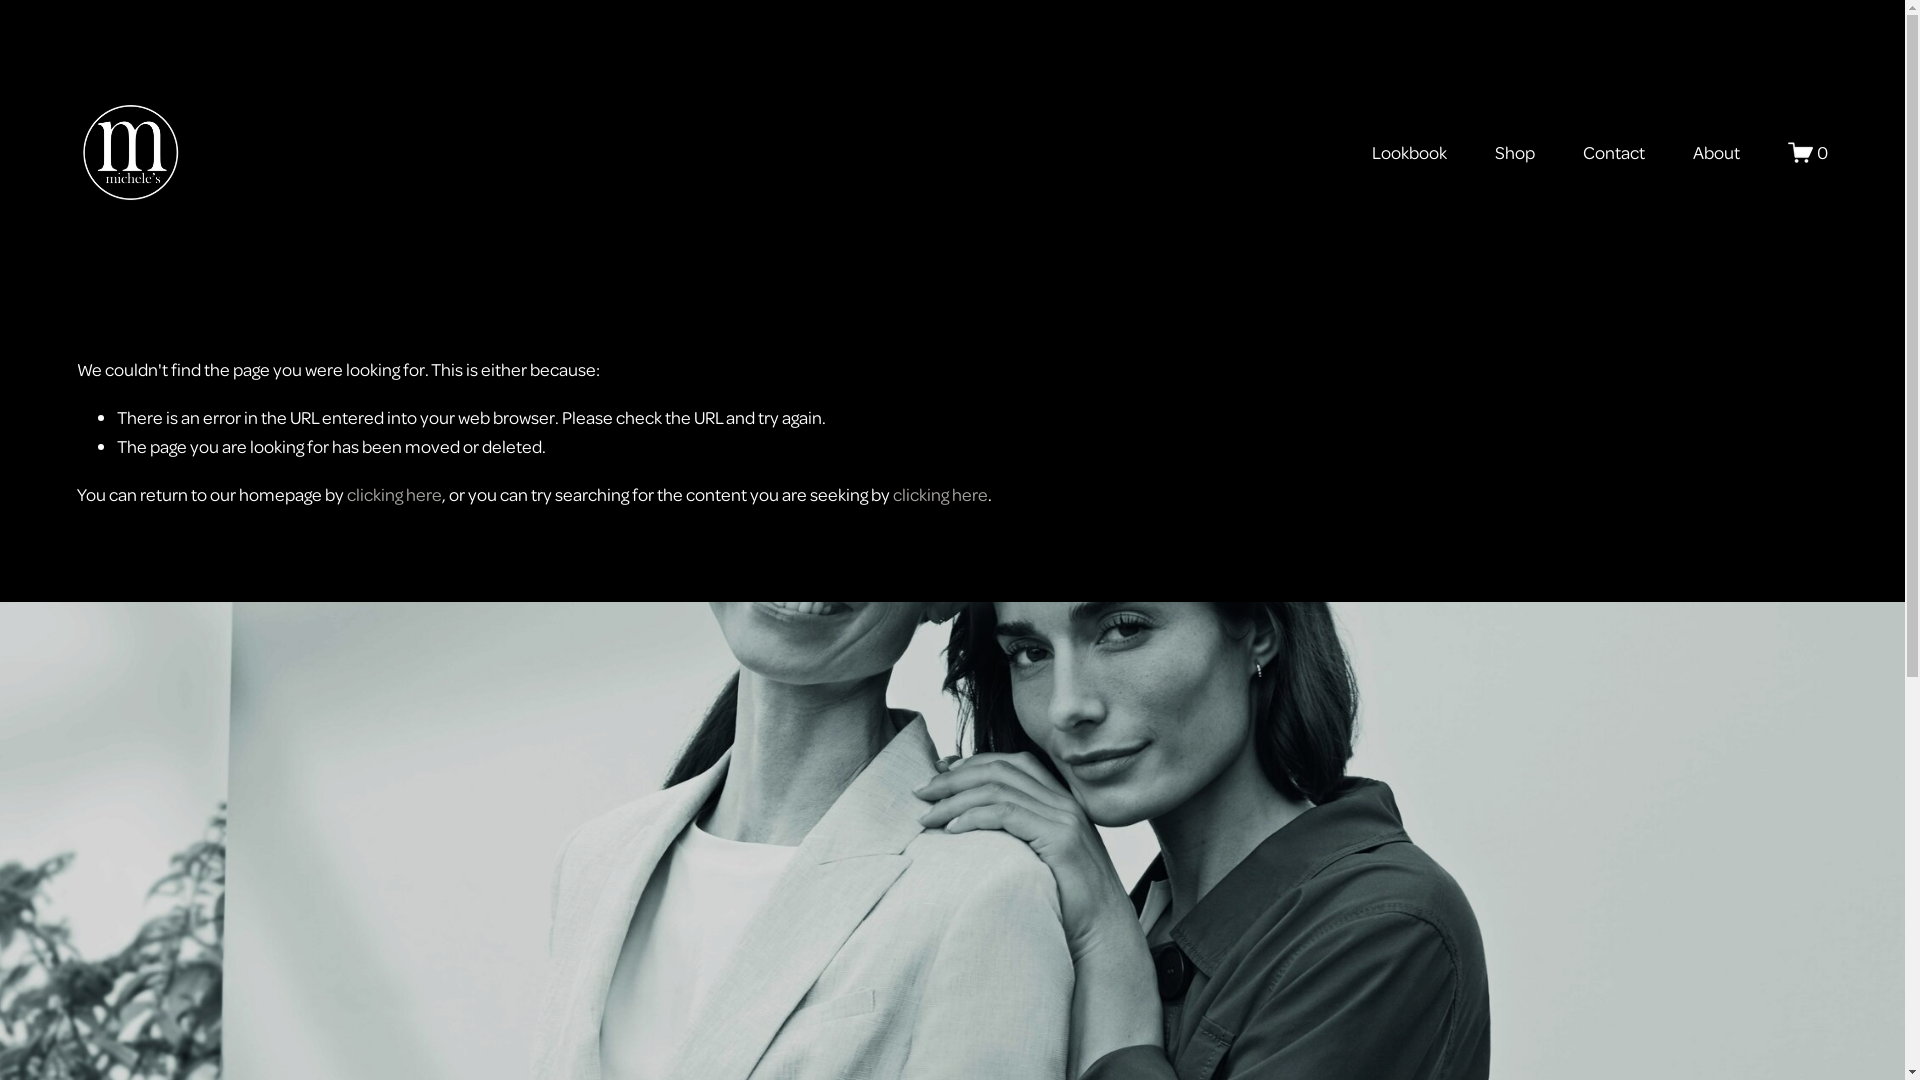 The image size is (1920, 1080). I want to click on 'Shop', so click(1494, 151).